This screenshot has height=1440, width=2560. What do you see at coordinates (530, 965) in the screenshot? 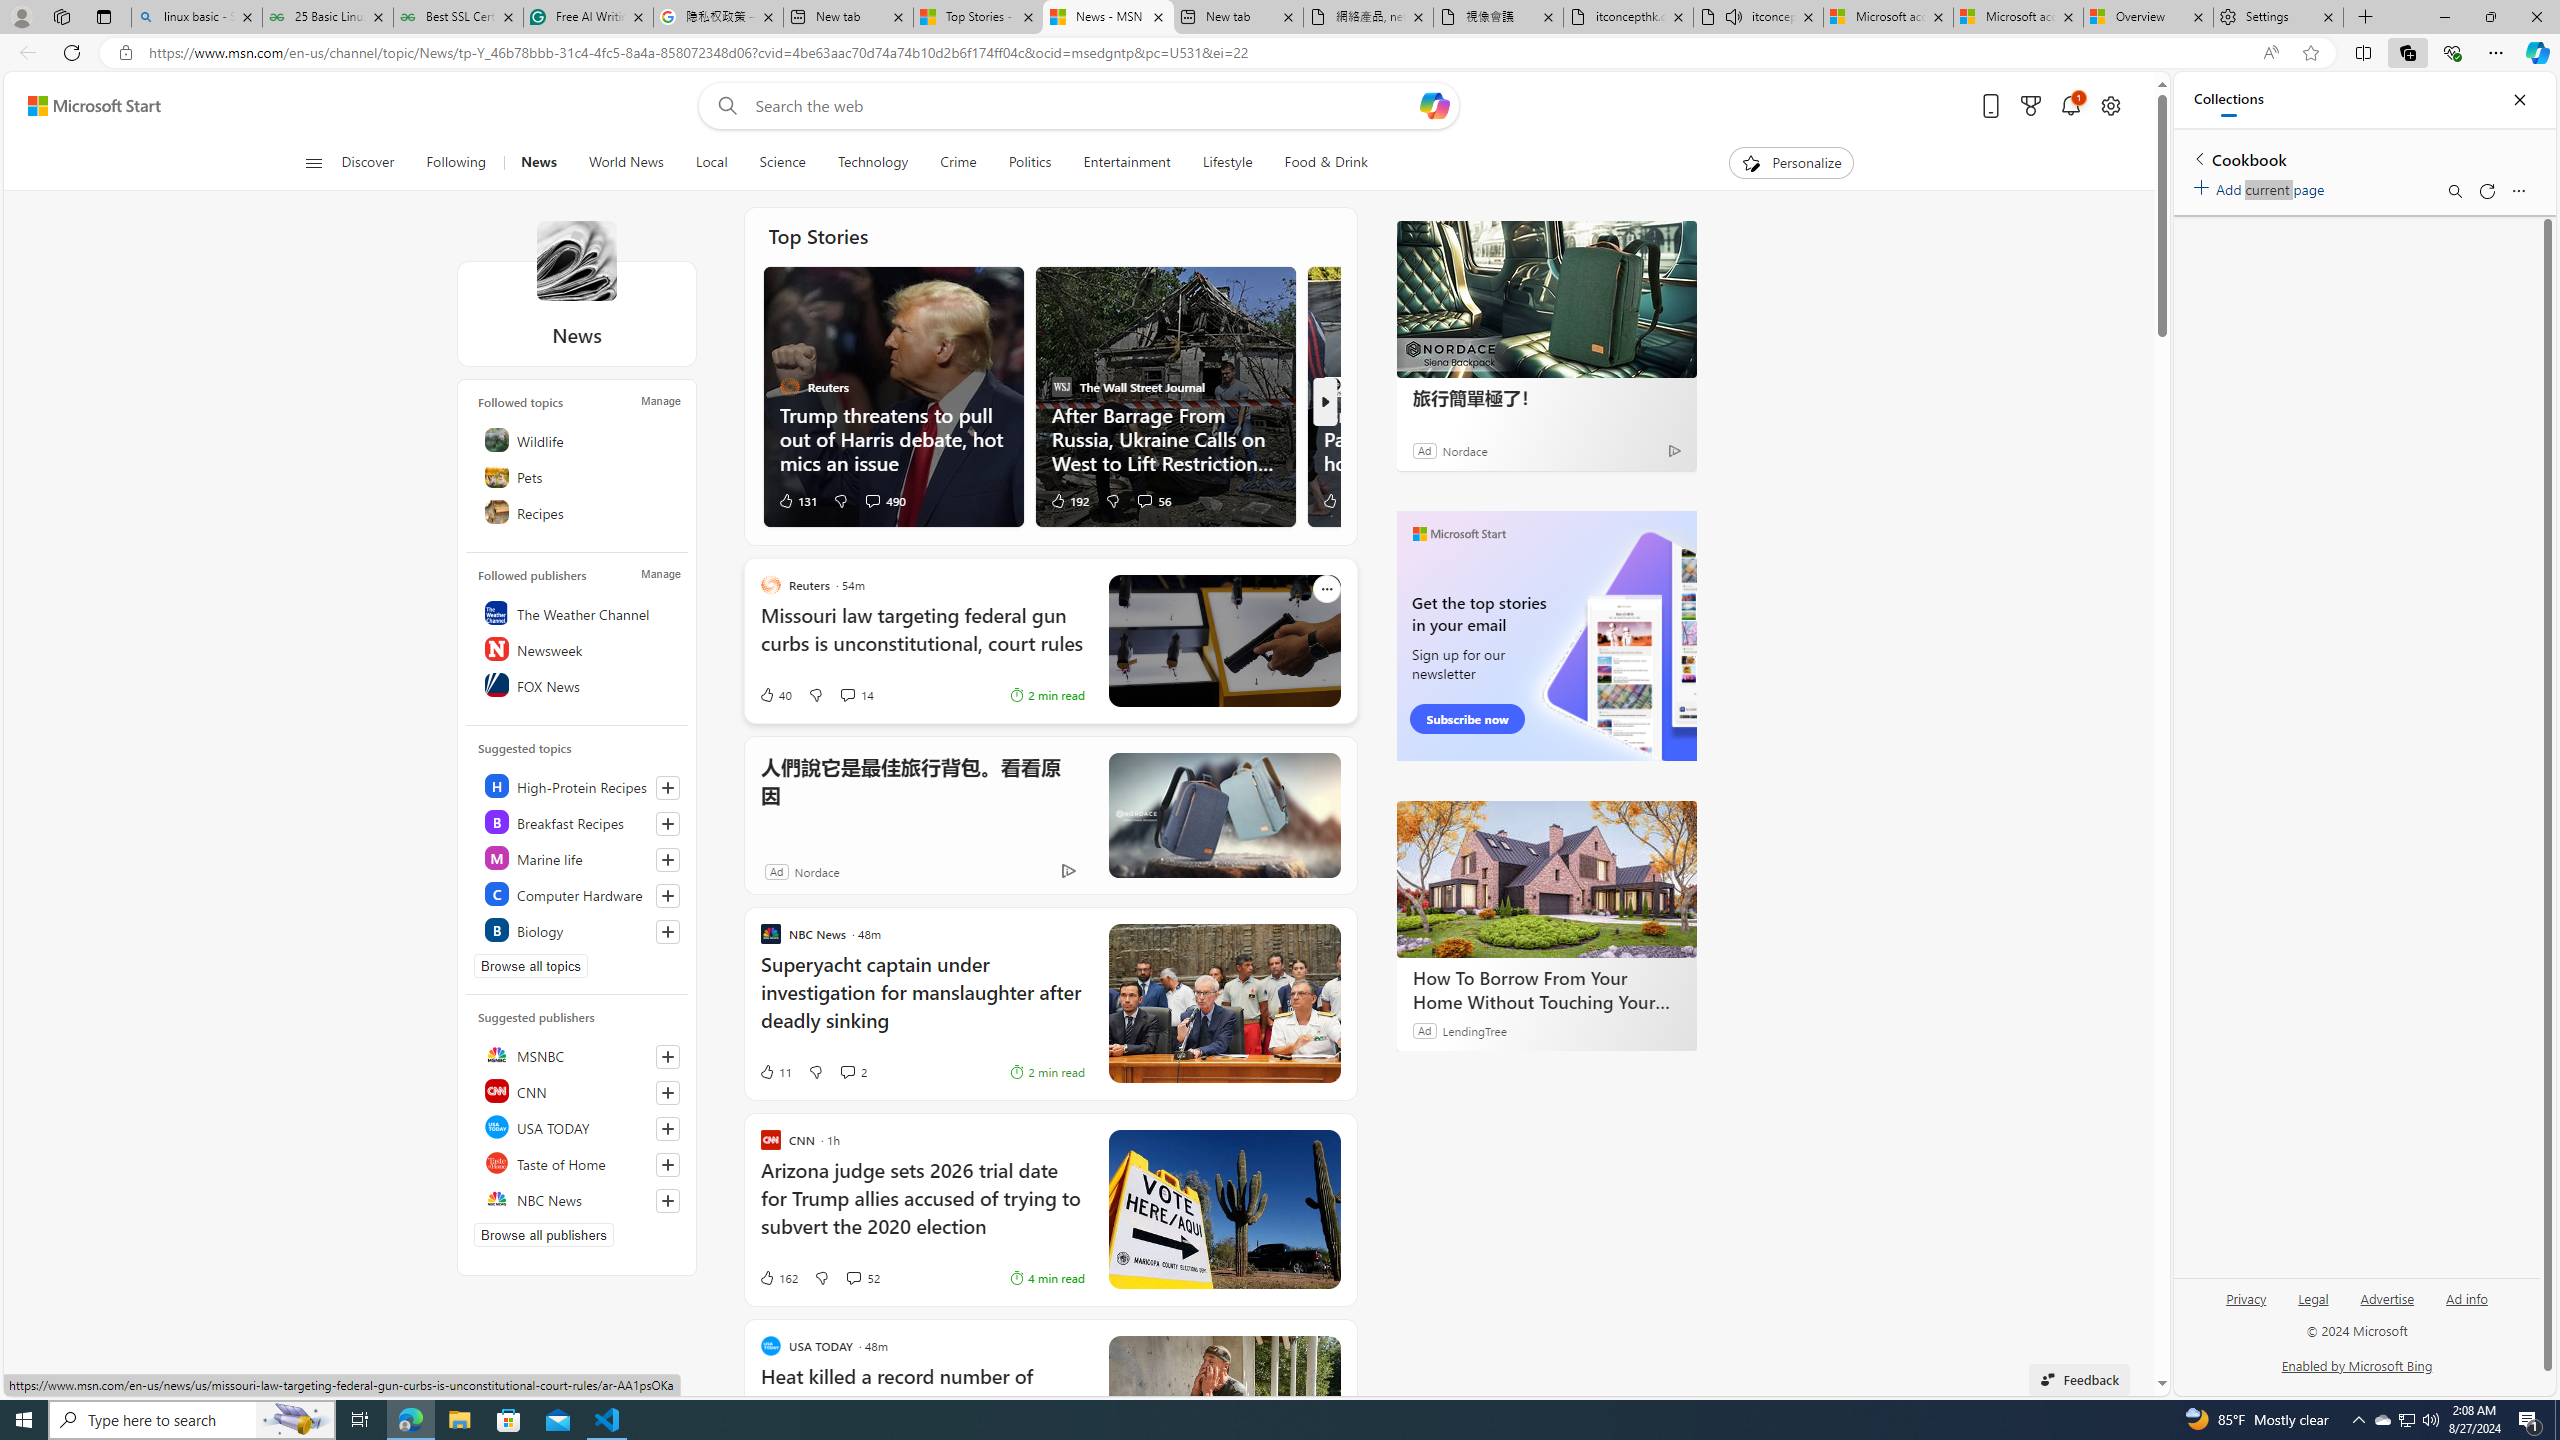
I see `'Browse all topics'` at bounding box center [530, 965].